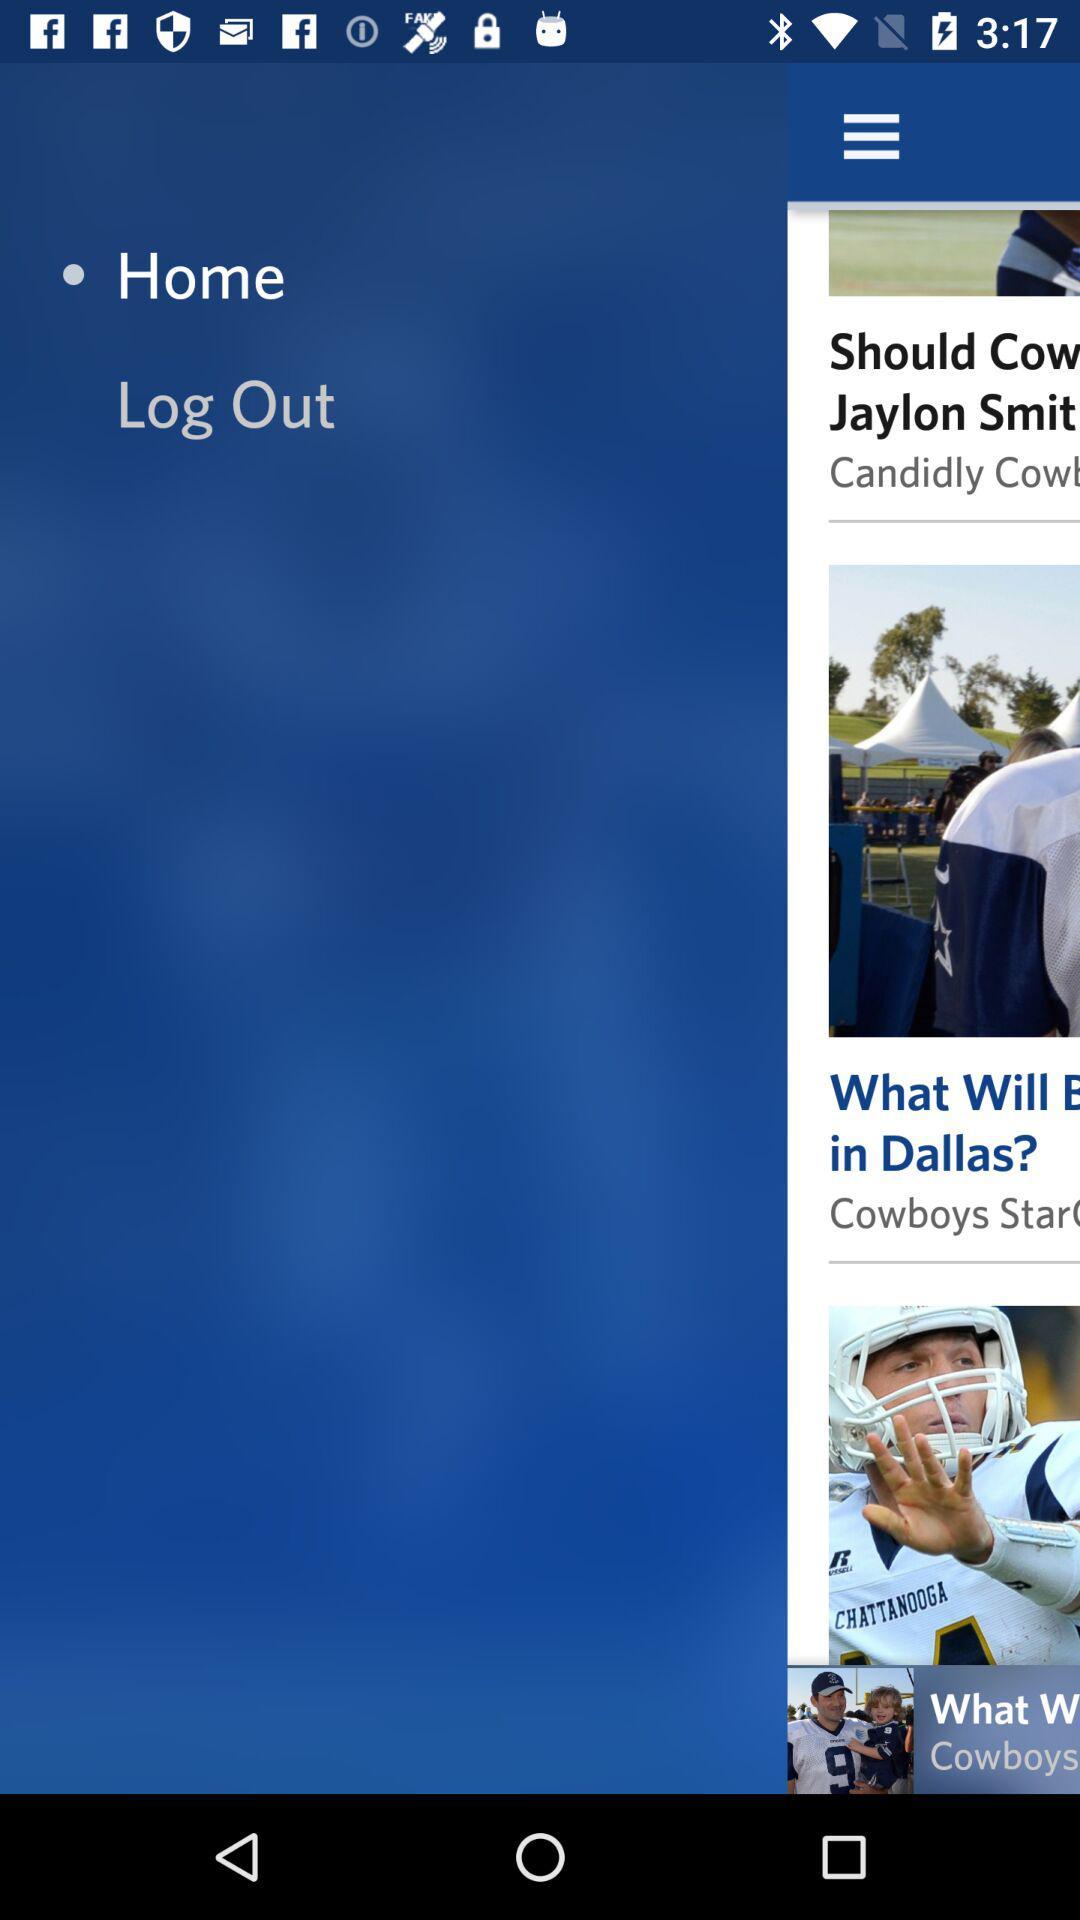  Describe the element at coordinates (870, 135) in the screenshot. I see `the menu icon` at that location.